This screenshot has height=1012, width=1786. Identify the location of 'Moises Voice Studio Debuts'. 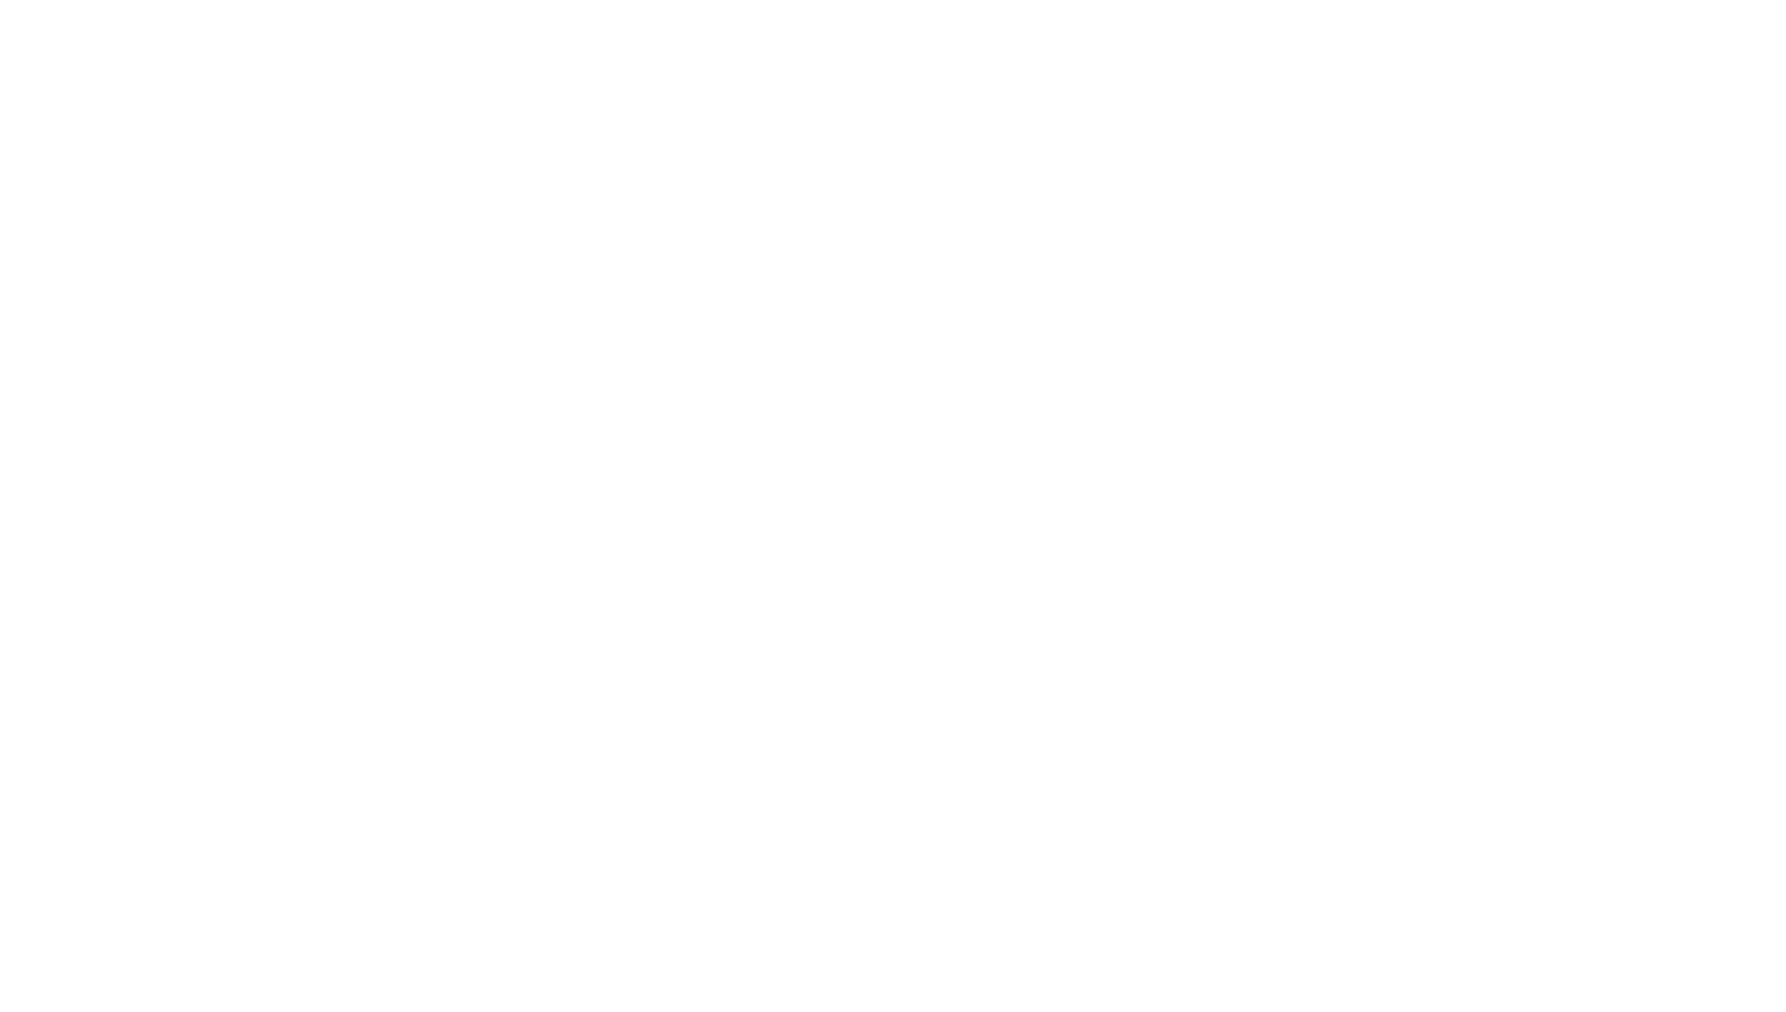
(700, 635).